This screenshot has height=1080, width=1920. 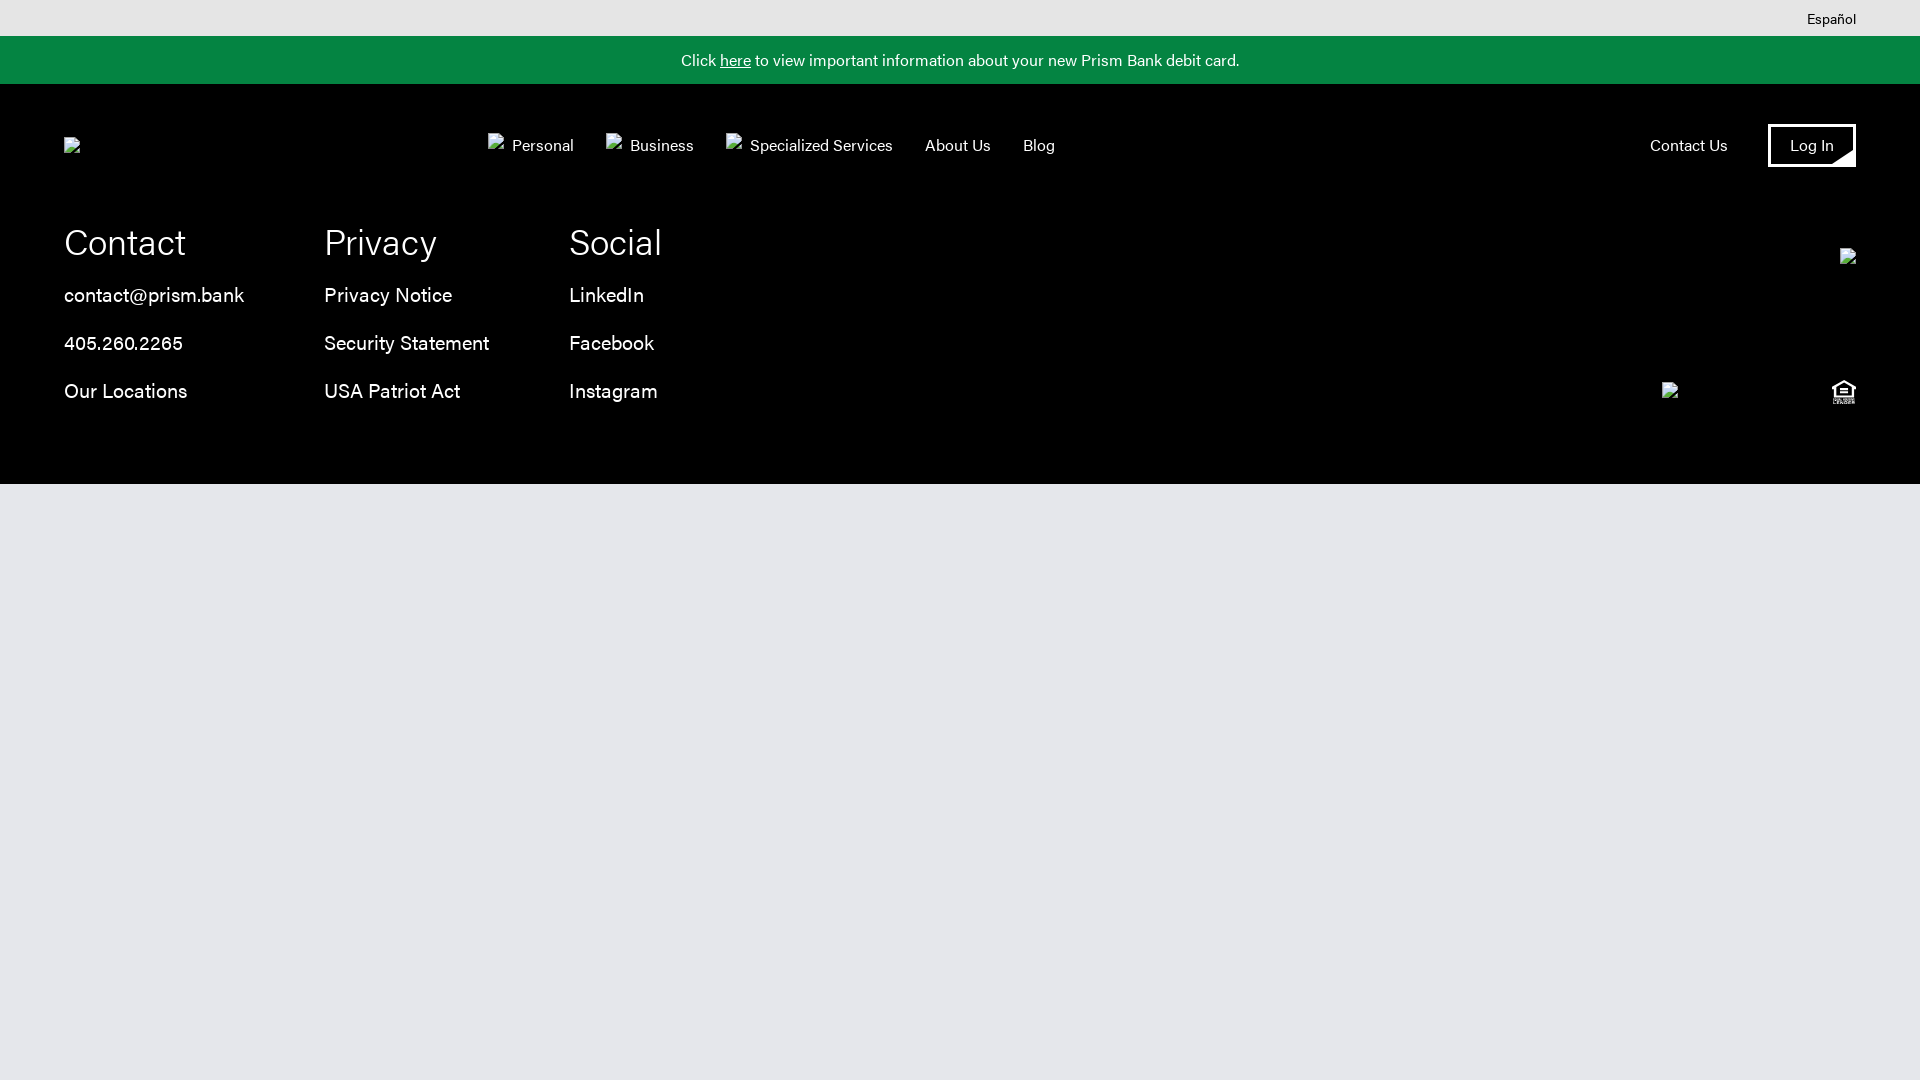 What do you see at coordinates (605, 293) in the screenshot?
I see `'LinkedIn'` at bounding box center [605, 293].